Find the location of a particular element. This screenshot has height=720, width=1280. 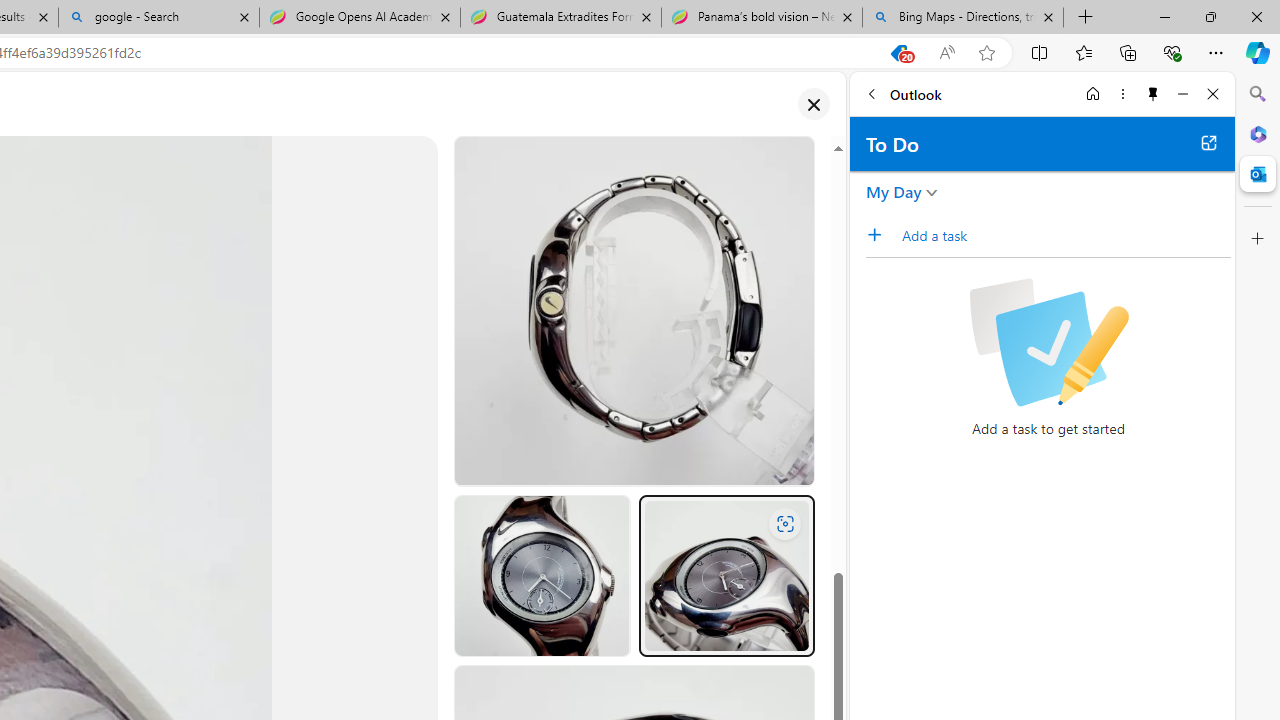

'Unpin side pane' is located at coordinates (1153, 93).